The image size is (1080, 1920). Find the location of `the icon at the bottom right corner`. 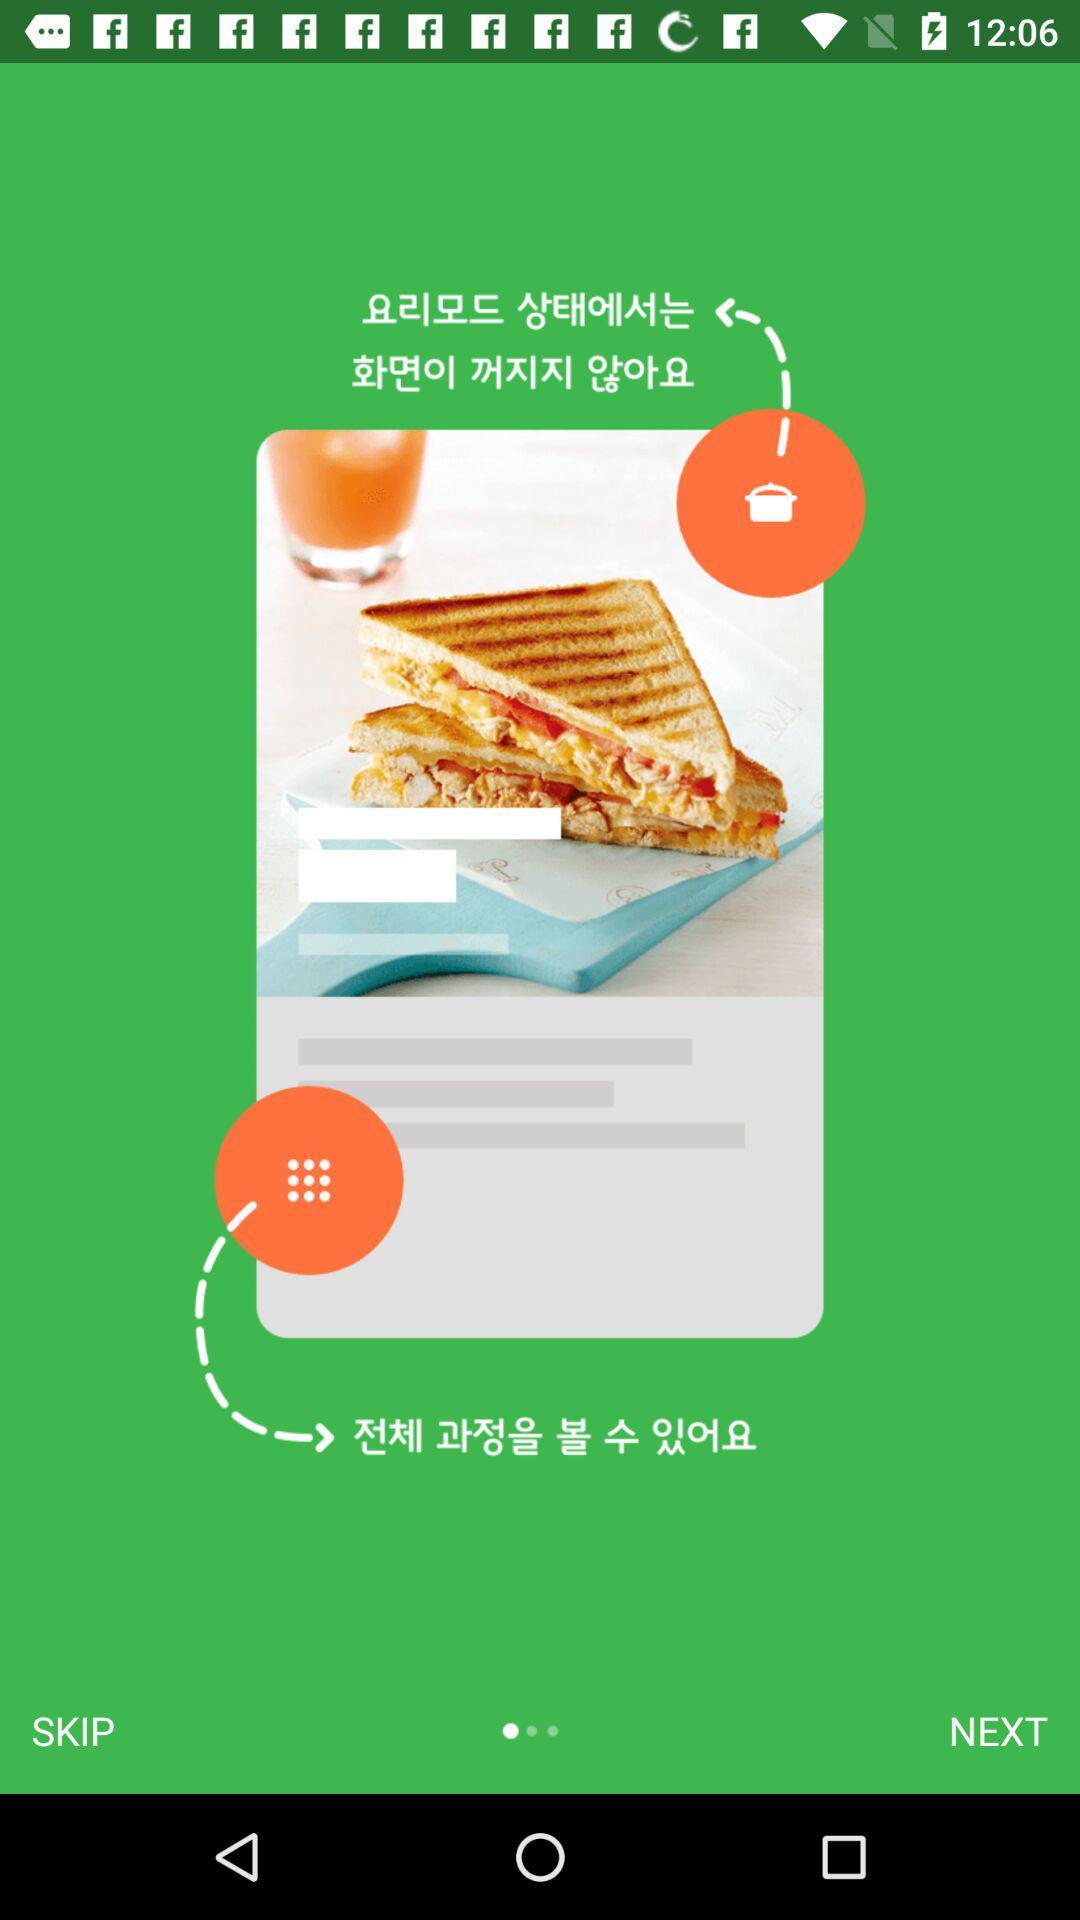

the icon at the bottom right corner is located at coordinates (998, 1730).